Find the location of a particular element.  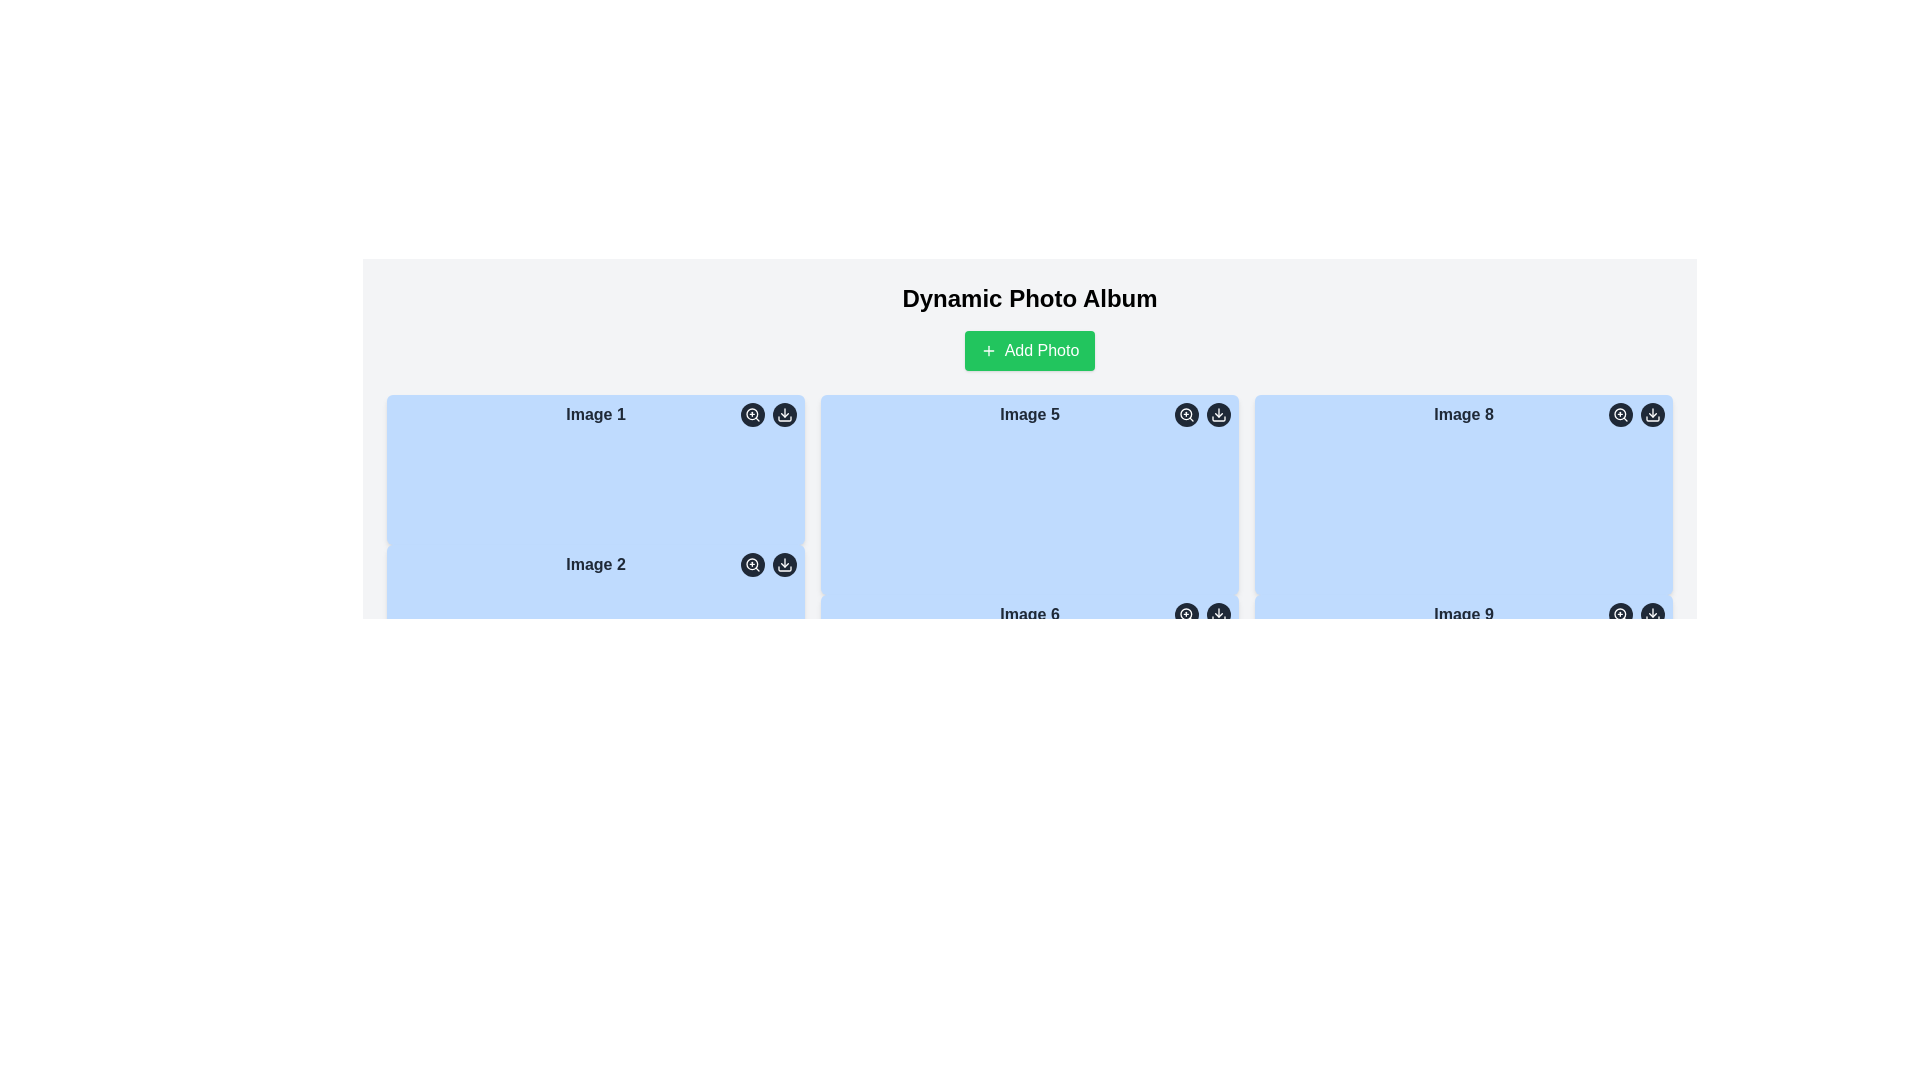

the download icon button located at the bottom-right corner of the tile representing 'Image 9' to initiate a download is located at coordinates (1652, 613).